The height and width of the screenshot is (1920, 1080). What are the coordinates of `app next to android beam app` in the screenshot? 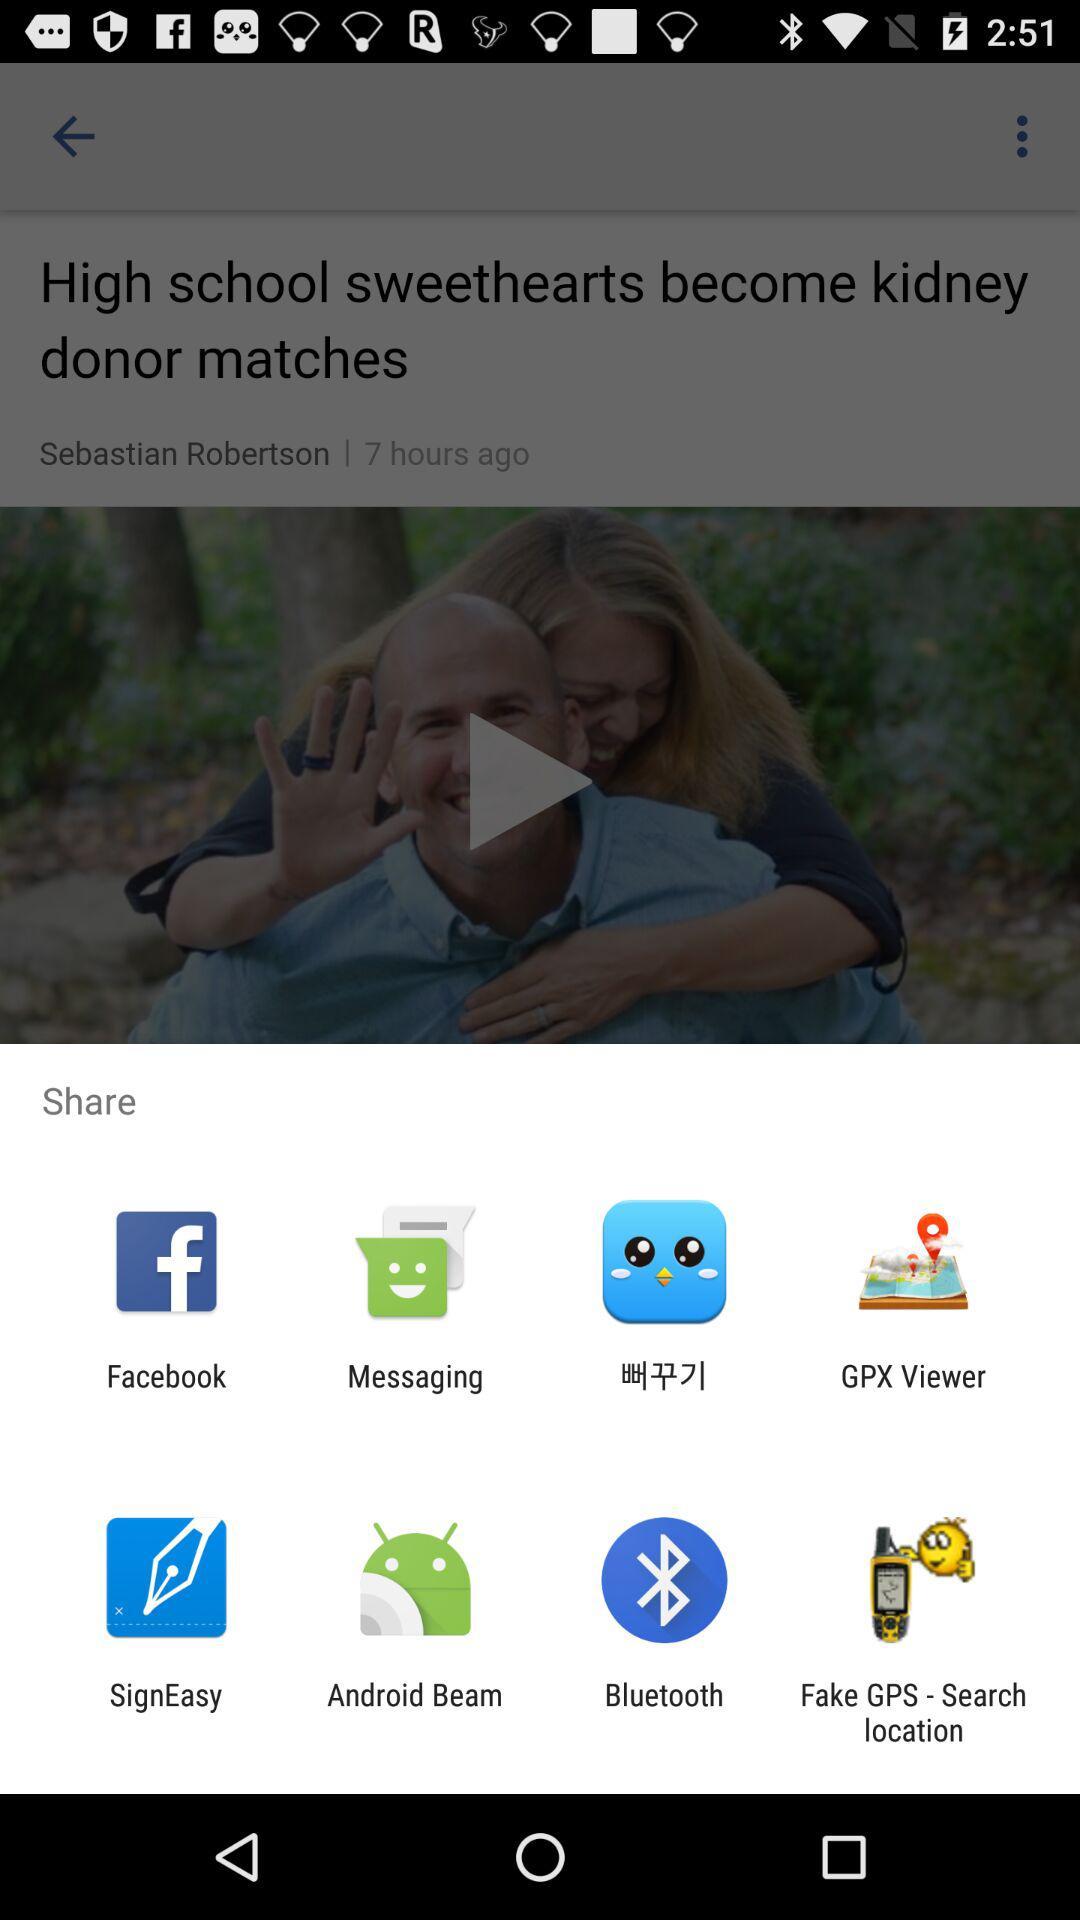 It's located at (664, 1711).